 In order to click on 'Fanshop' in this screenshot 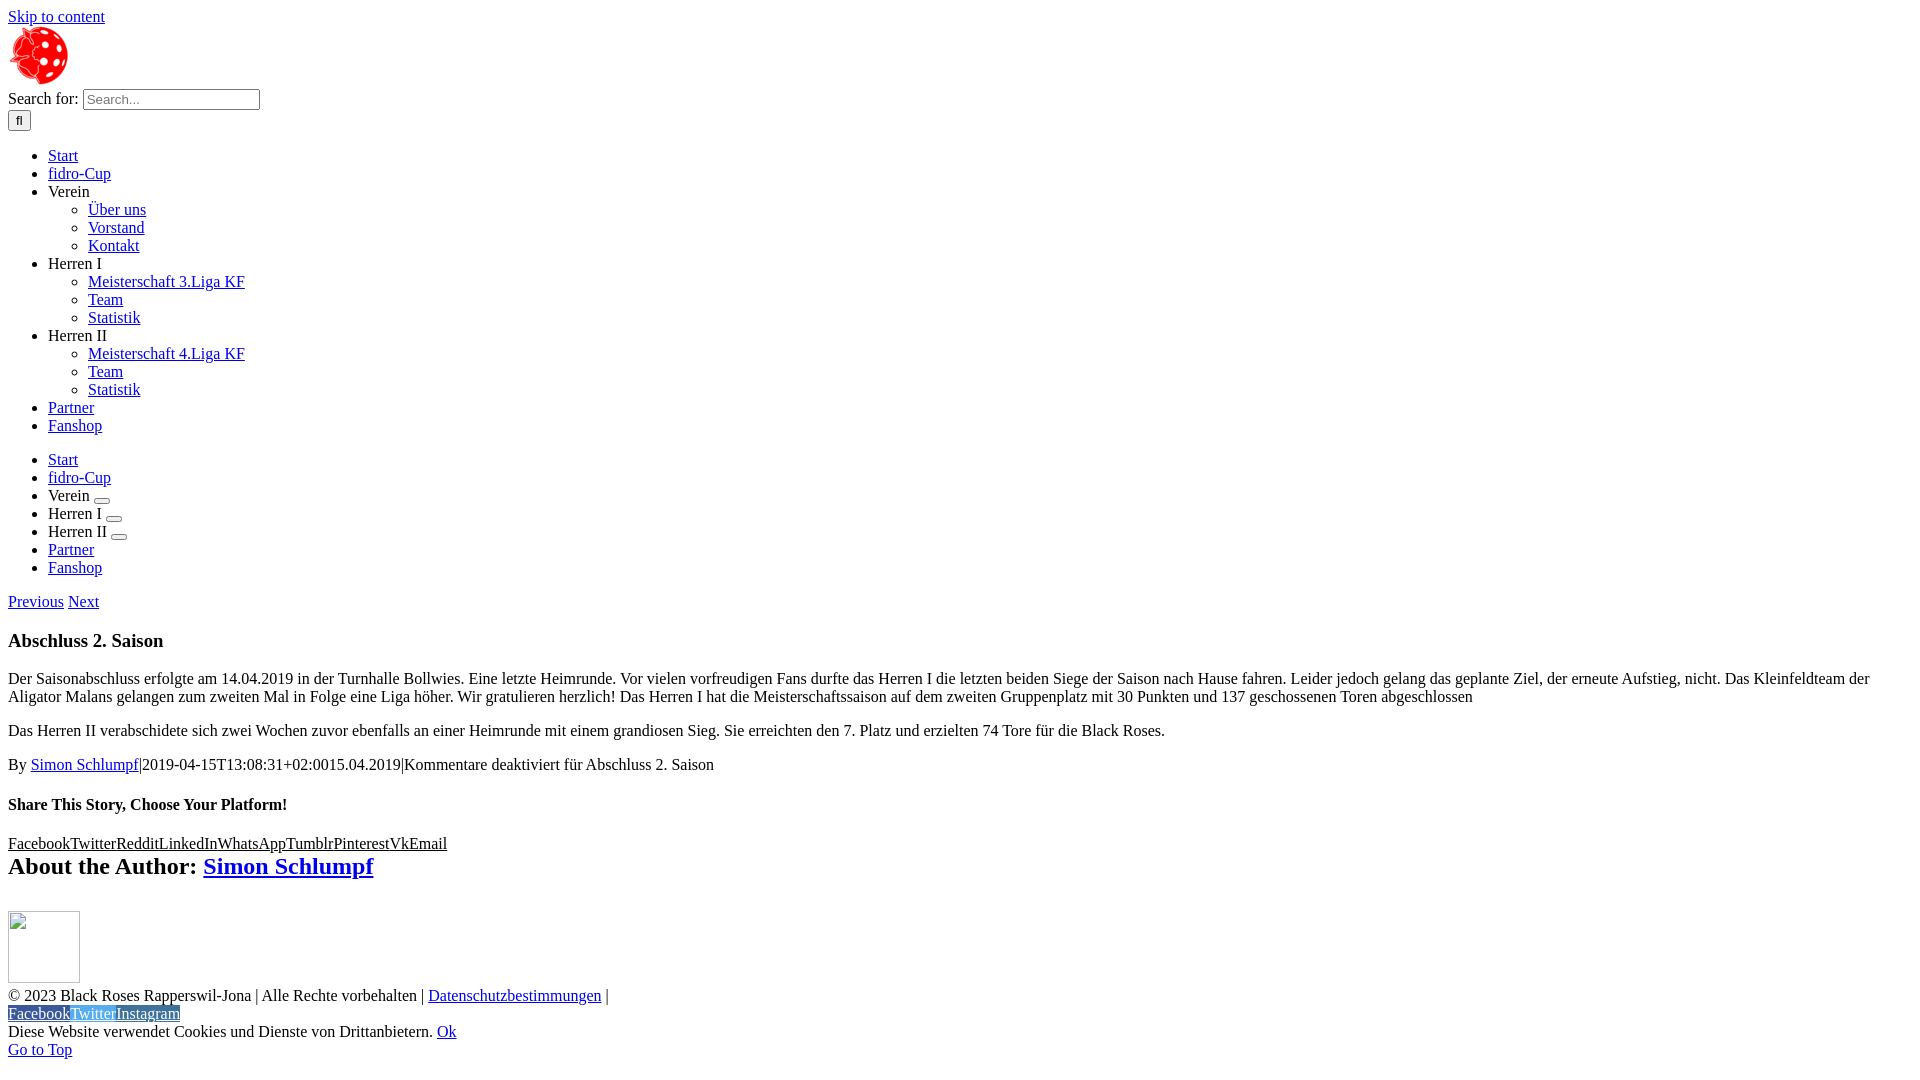, I will do `click(75, 424)`.